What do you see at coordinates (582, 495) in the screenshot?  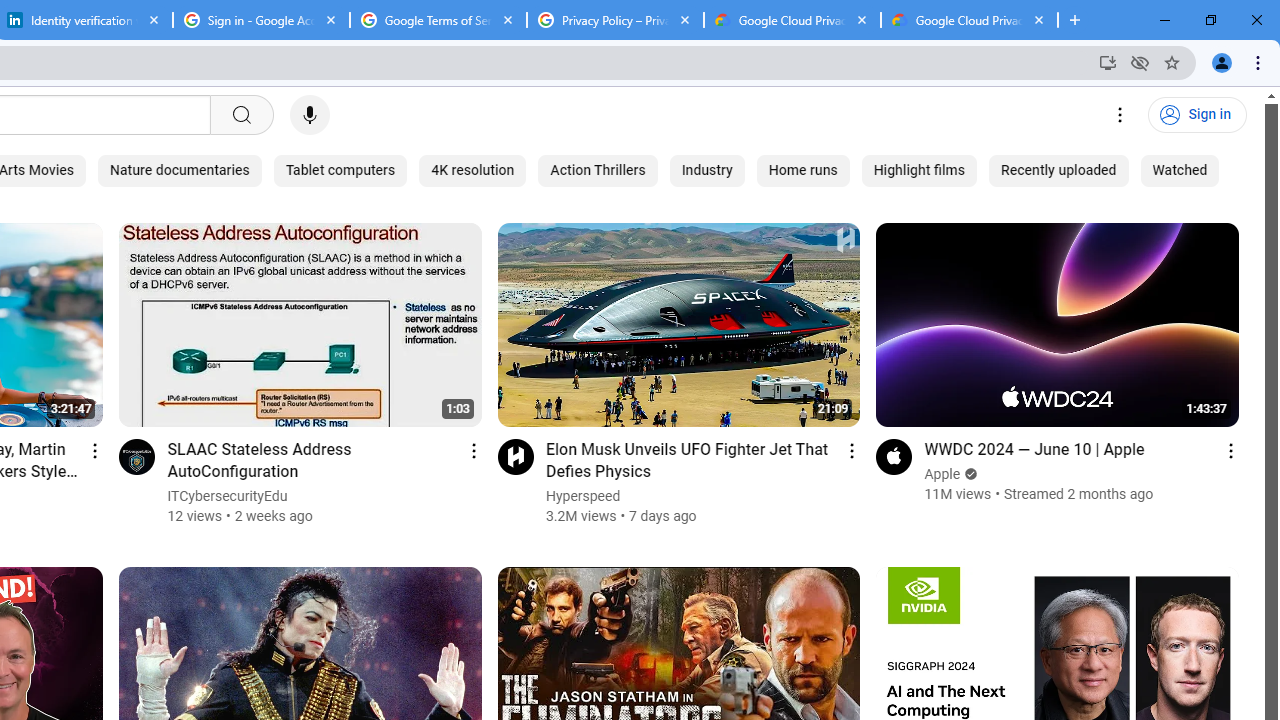 I see `'Hyperspeed'` at bounding box center [582, 495].